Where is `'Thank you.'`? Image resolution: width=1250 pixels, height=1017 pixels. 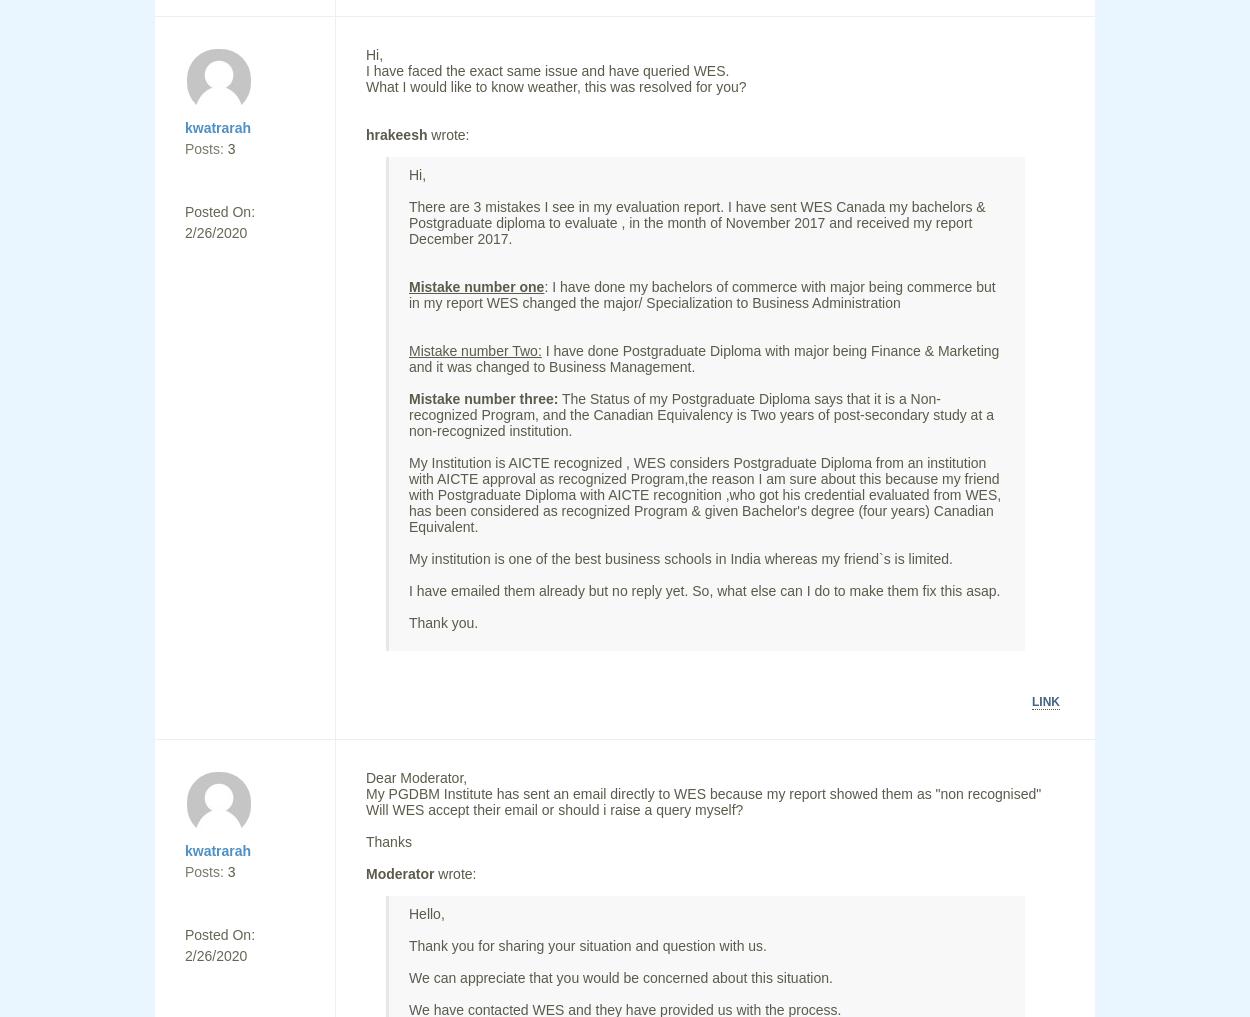 'Thank you.' is located at coordinates (442, 623).